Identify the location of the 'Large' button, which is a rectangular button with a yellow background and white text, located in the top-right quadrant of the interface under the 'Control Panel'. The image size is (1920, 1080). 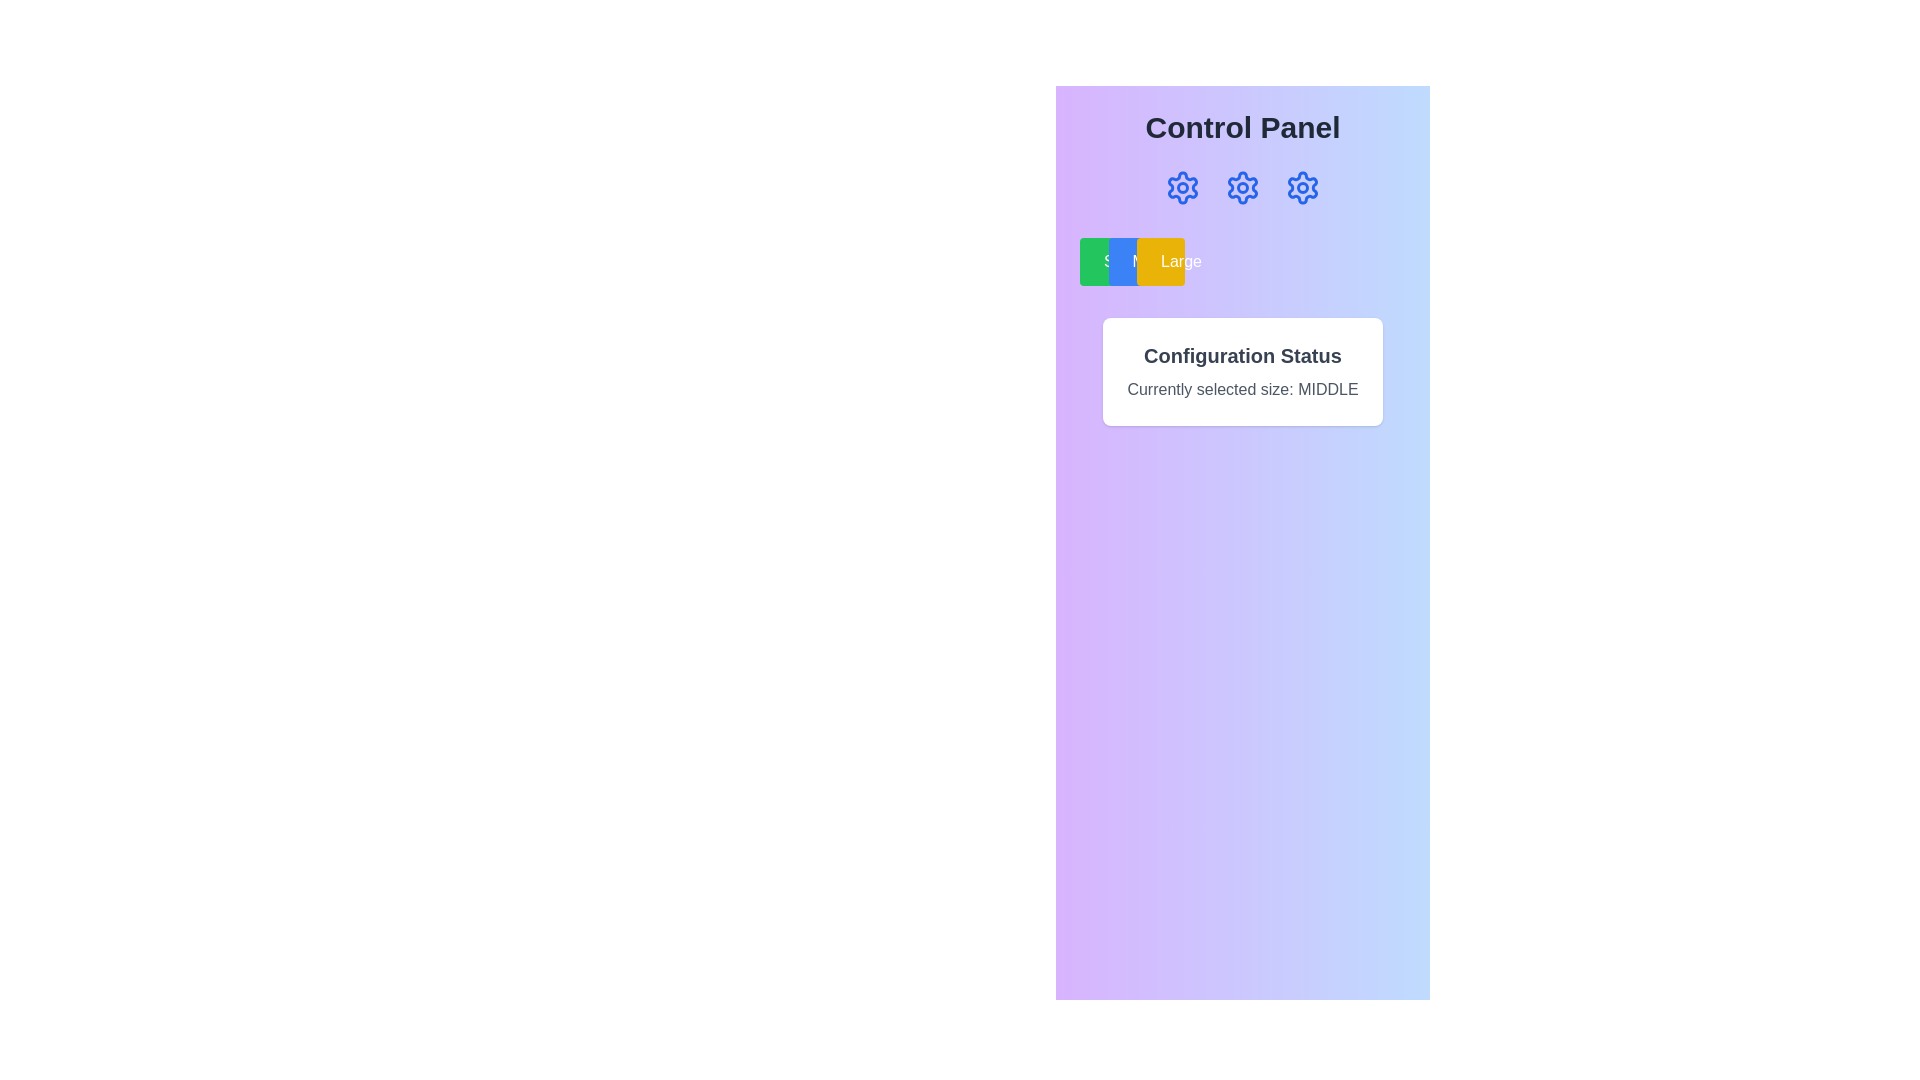
(1161, 261).